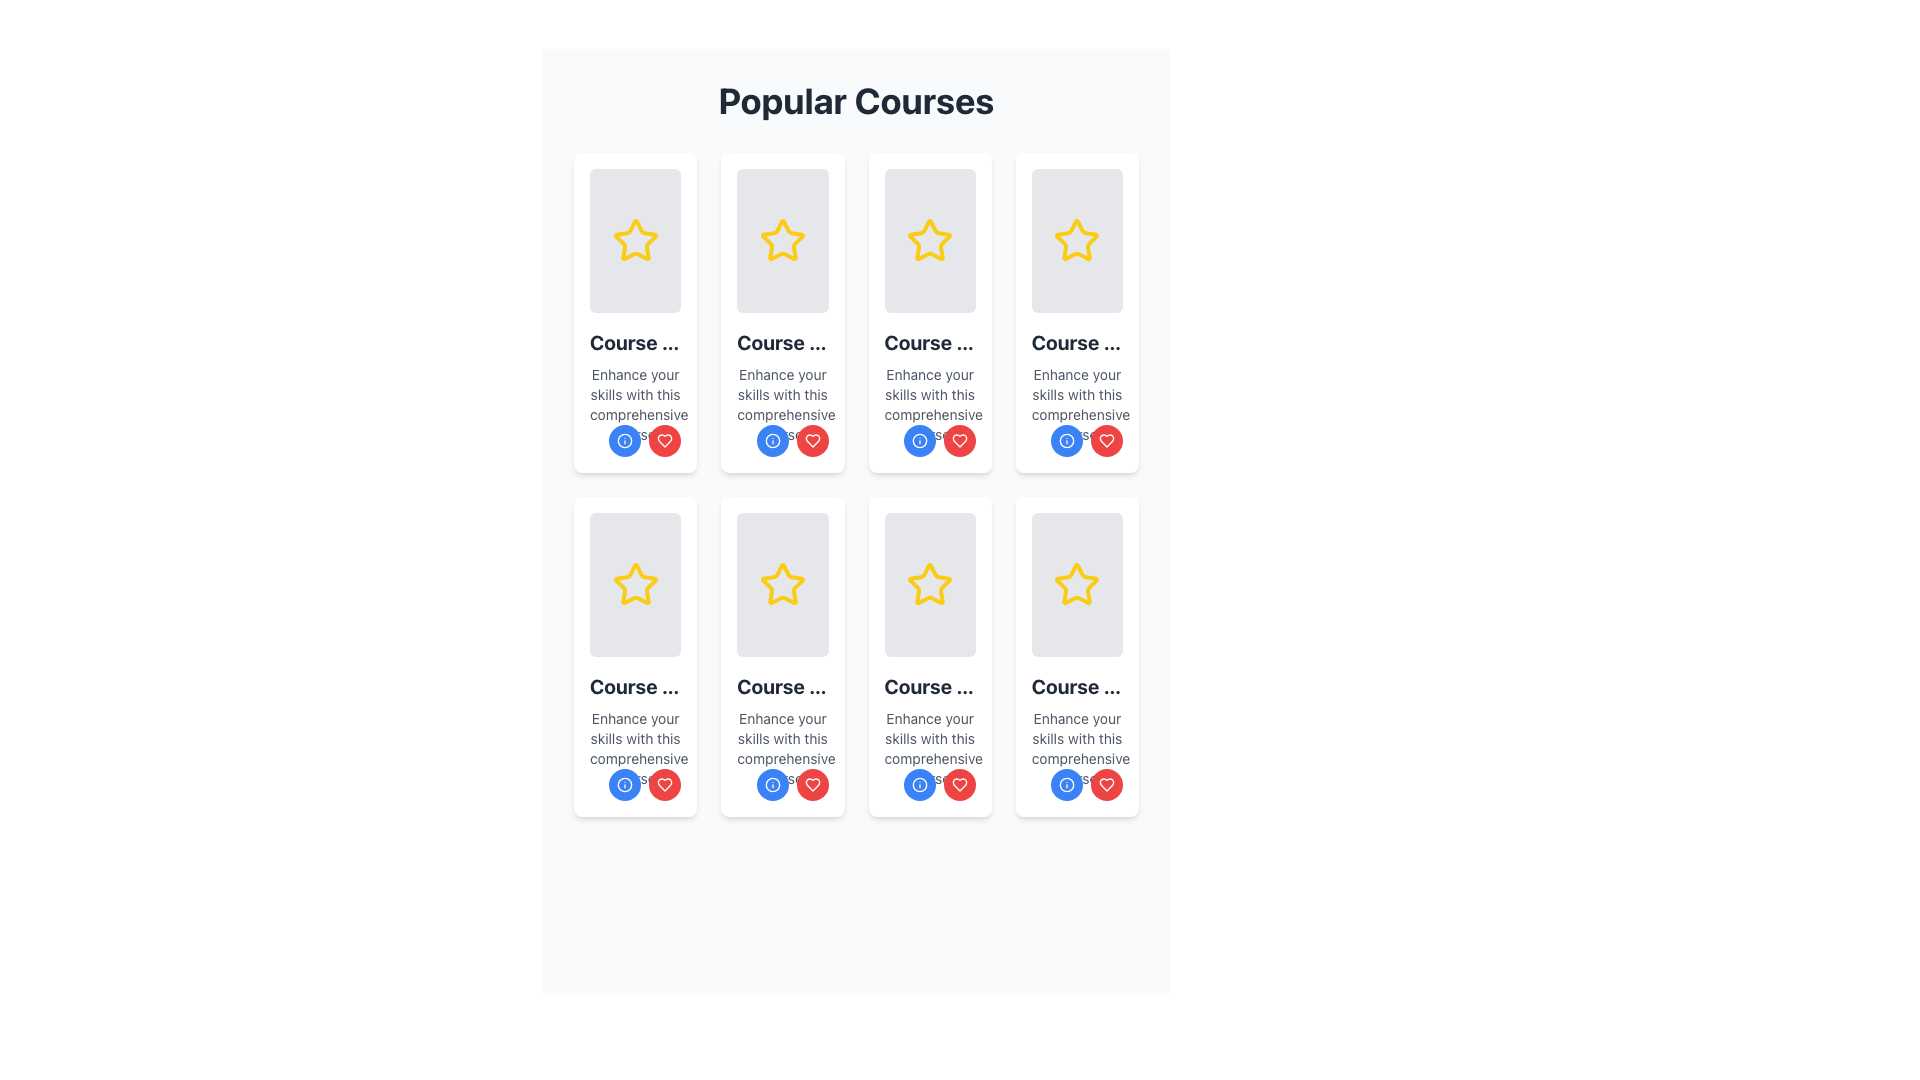 The width and height of the screenshot is (1920, 1080). What do you see at coordinates (634, 239) in the screenshot?
I see `the rating icon located in the upper portion of the first card under the 'Popular Courses' header` at bounding box center [634, 239].